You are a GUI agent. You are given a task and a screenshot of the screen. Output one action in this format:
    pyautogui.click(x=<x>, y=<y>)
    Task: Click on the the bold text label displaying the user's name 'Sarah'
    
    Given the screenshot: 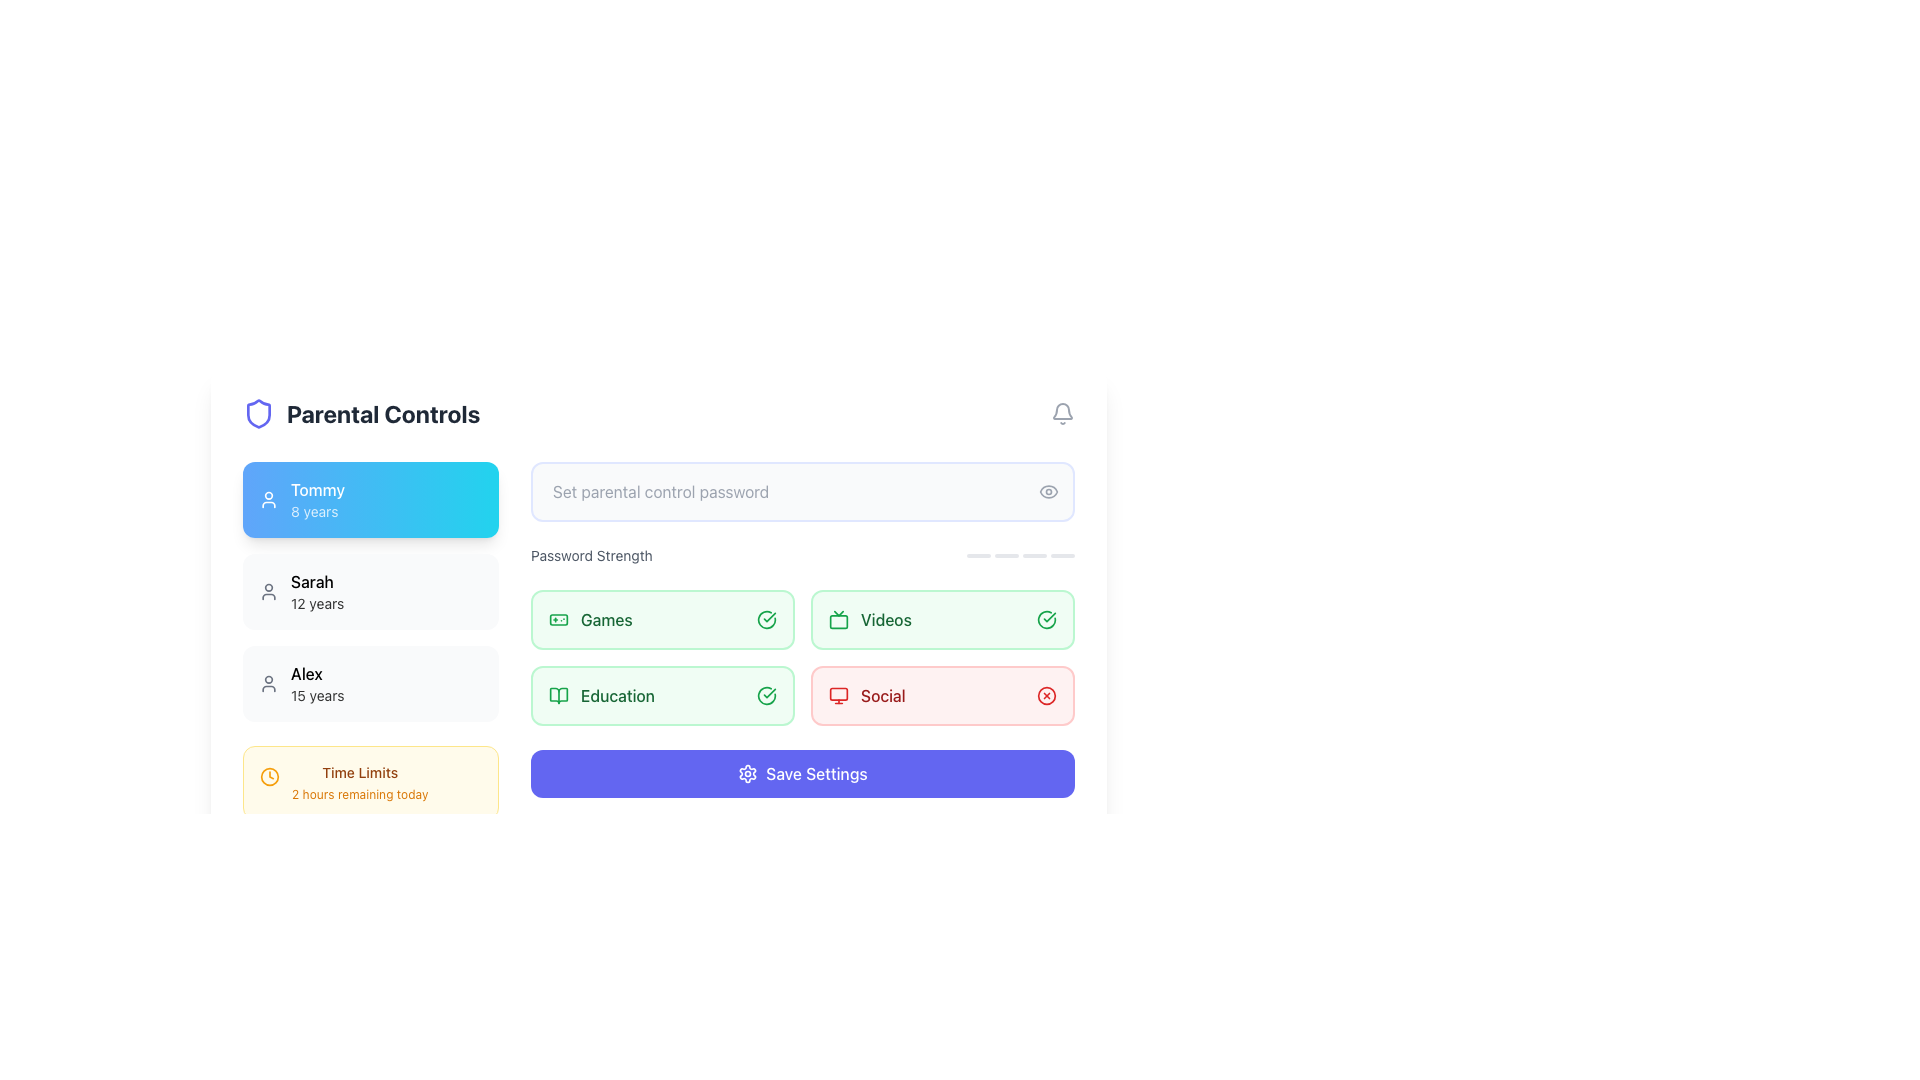 What is the action you would take?
    pyautogui.click(x=316, y=582)
    